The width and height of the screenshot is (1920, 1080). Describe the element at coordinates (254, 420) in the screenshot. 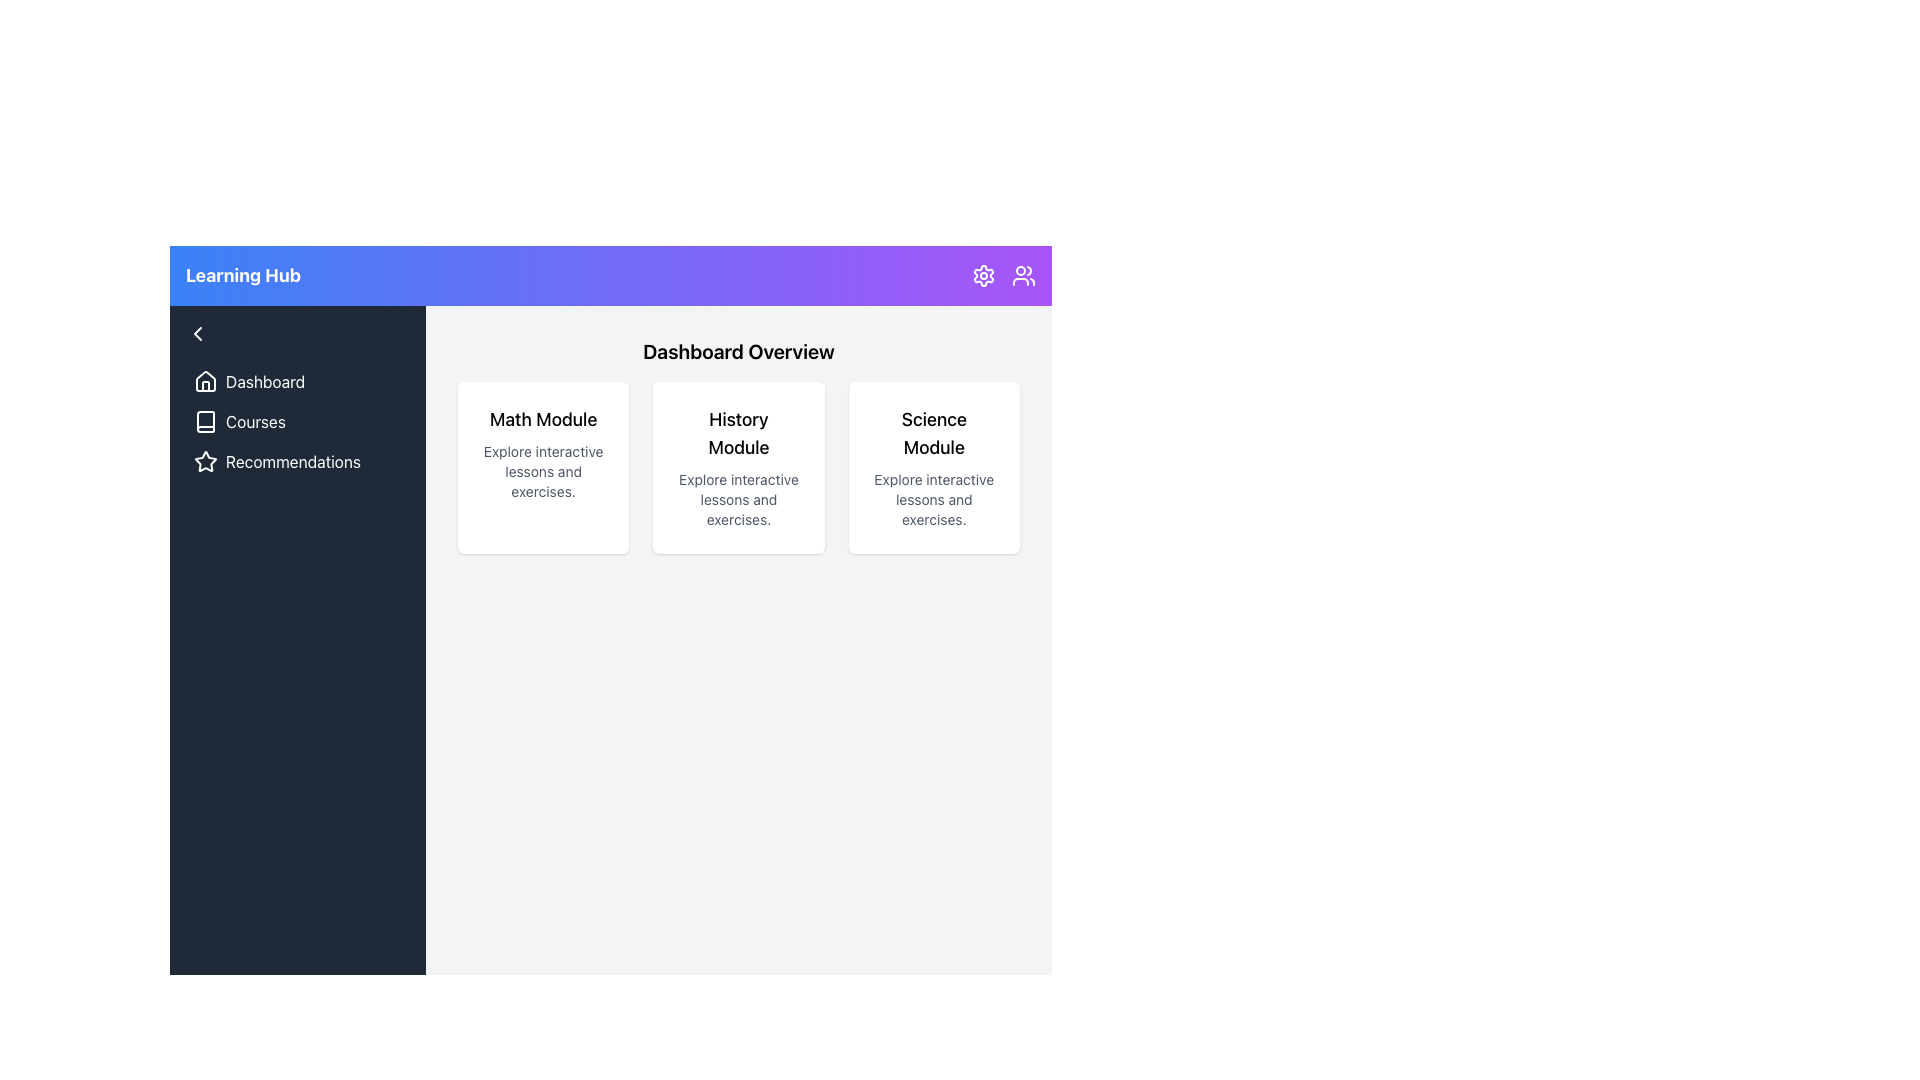

I see `the static text label displaying 'Courses' in white on a dark blue background, located in the sidebar menu of the interface` at that location.